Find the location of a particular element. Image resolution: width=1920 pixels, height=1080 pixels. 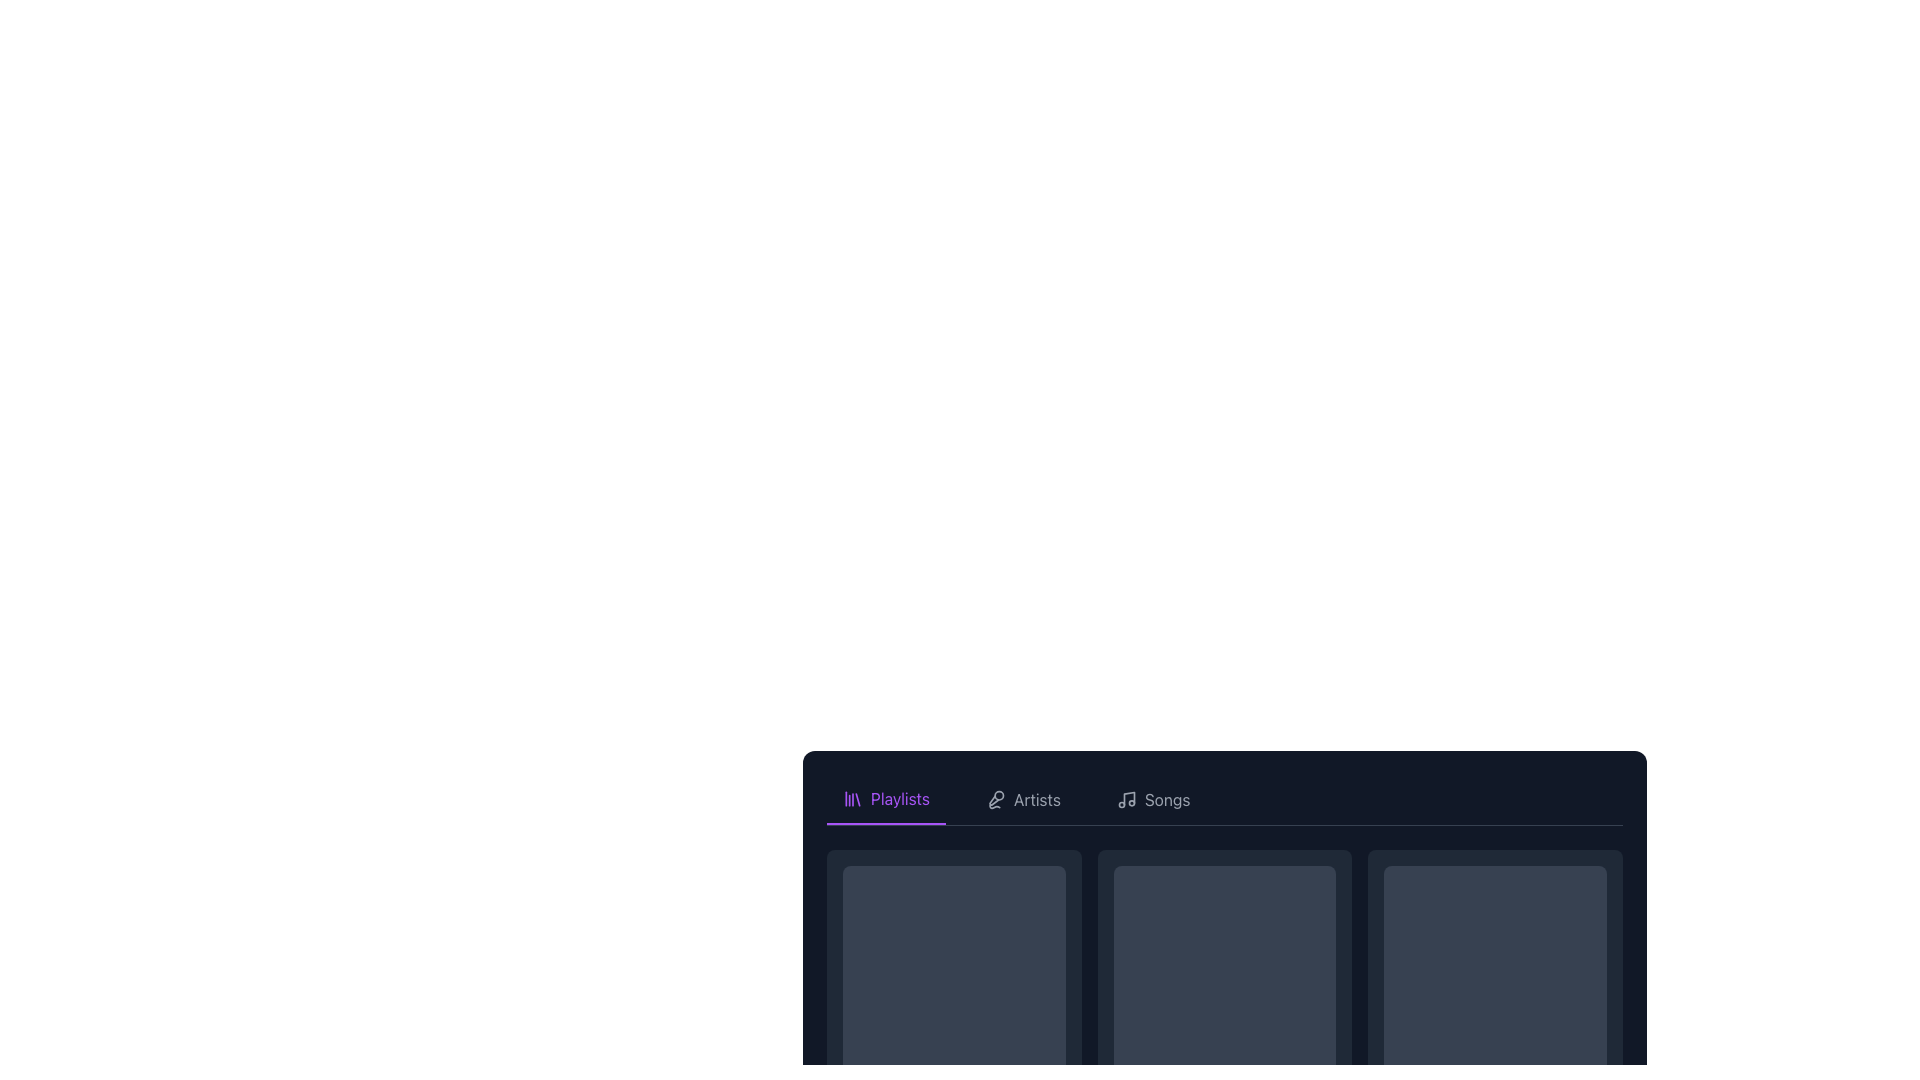

the 'Playlists' tab in the Interactive Navigation Tab, which is the first item in the menu with a purple underline indicating its active state is located at coordinates (885, 798).